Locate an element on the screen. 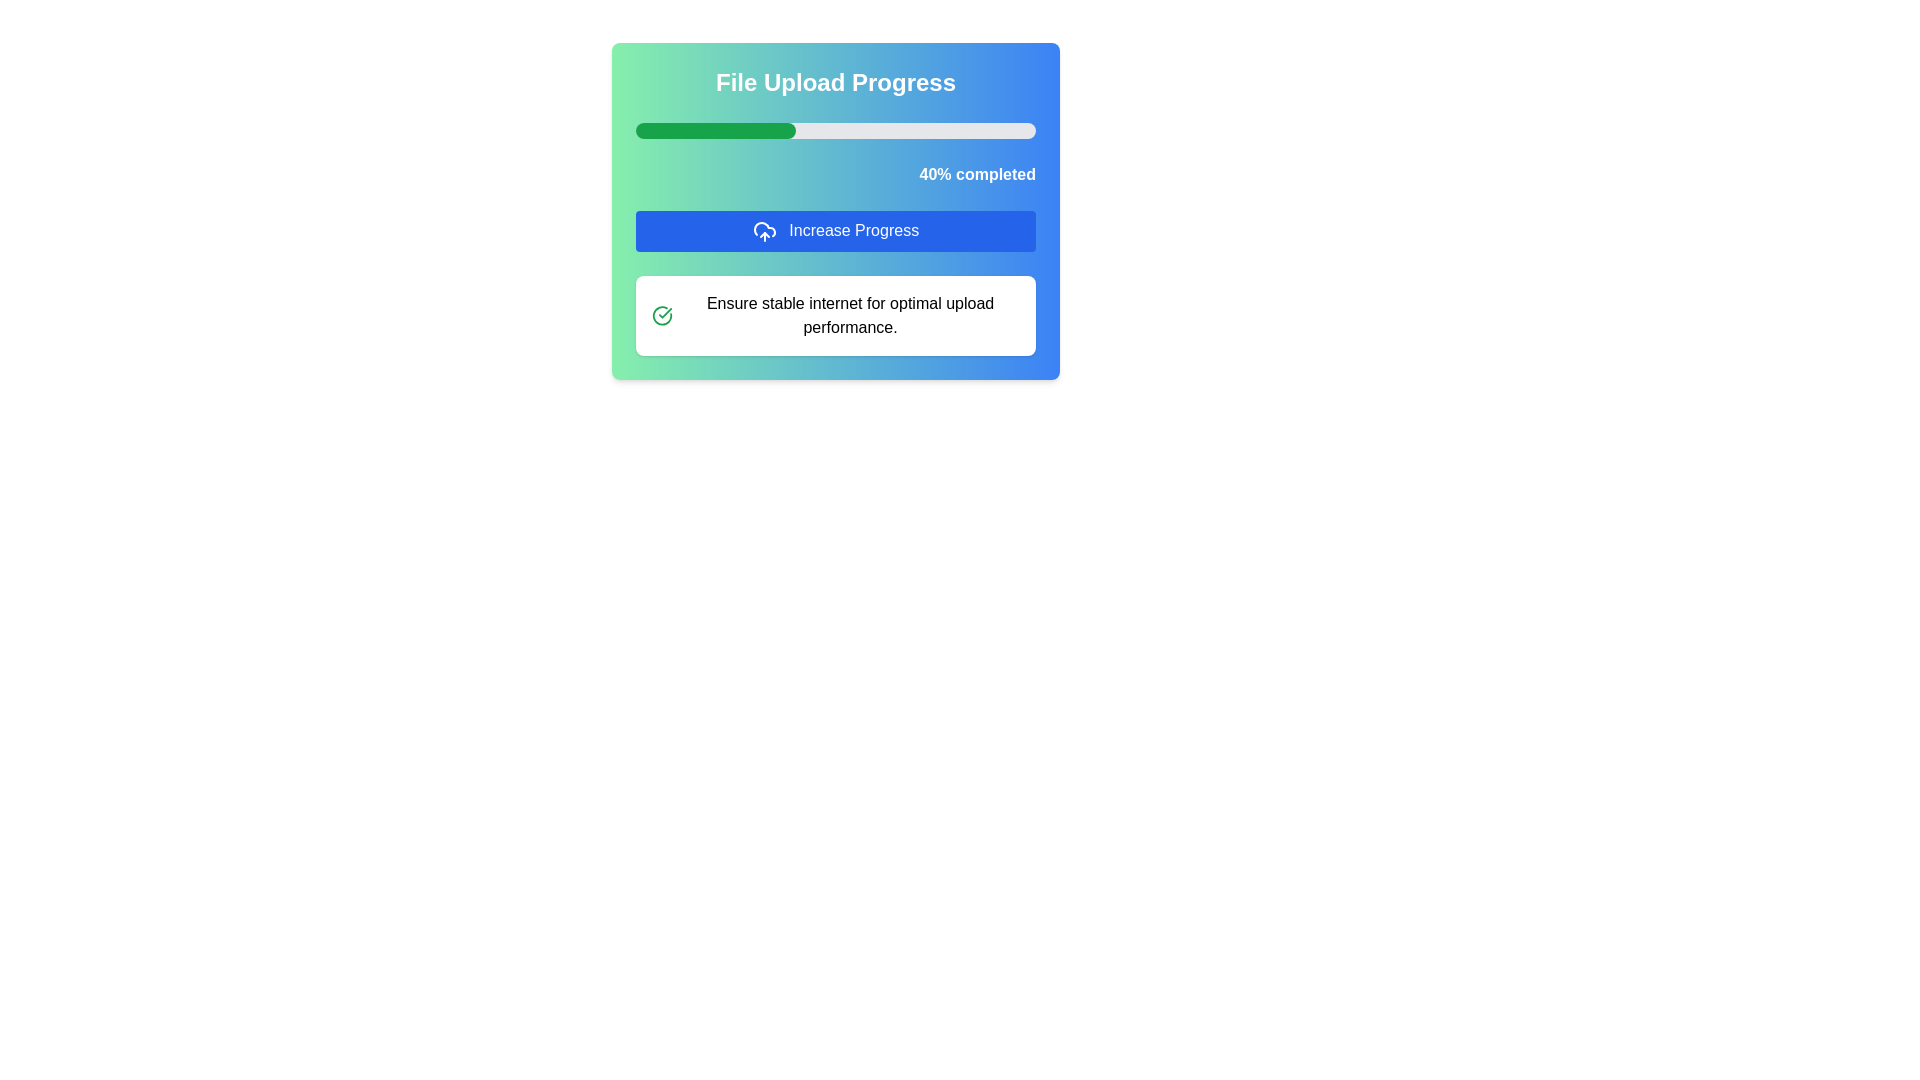 The height and width of the screenshot is (1080, 1920). the button designed to increase the progress percentage of a task, positioned below a progress bar and above a section about internet stability is located at coordinates (835, 230).